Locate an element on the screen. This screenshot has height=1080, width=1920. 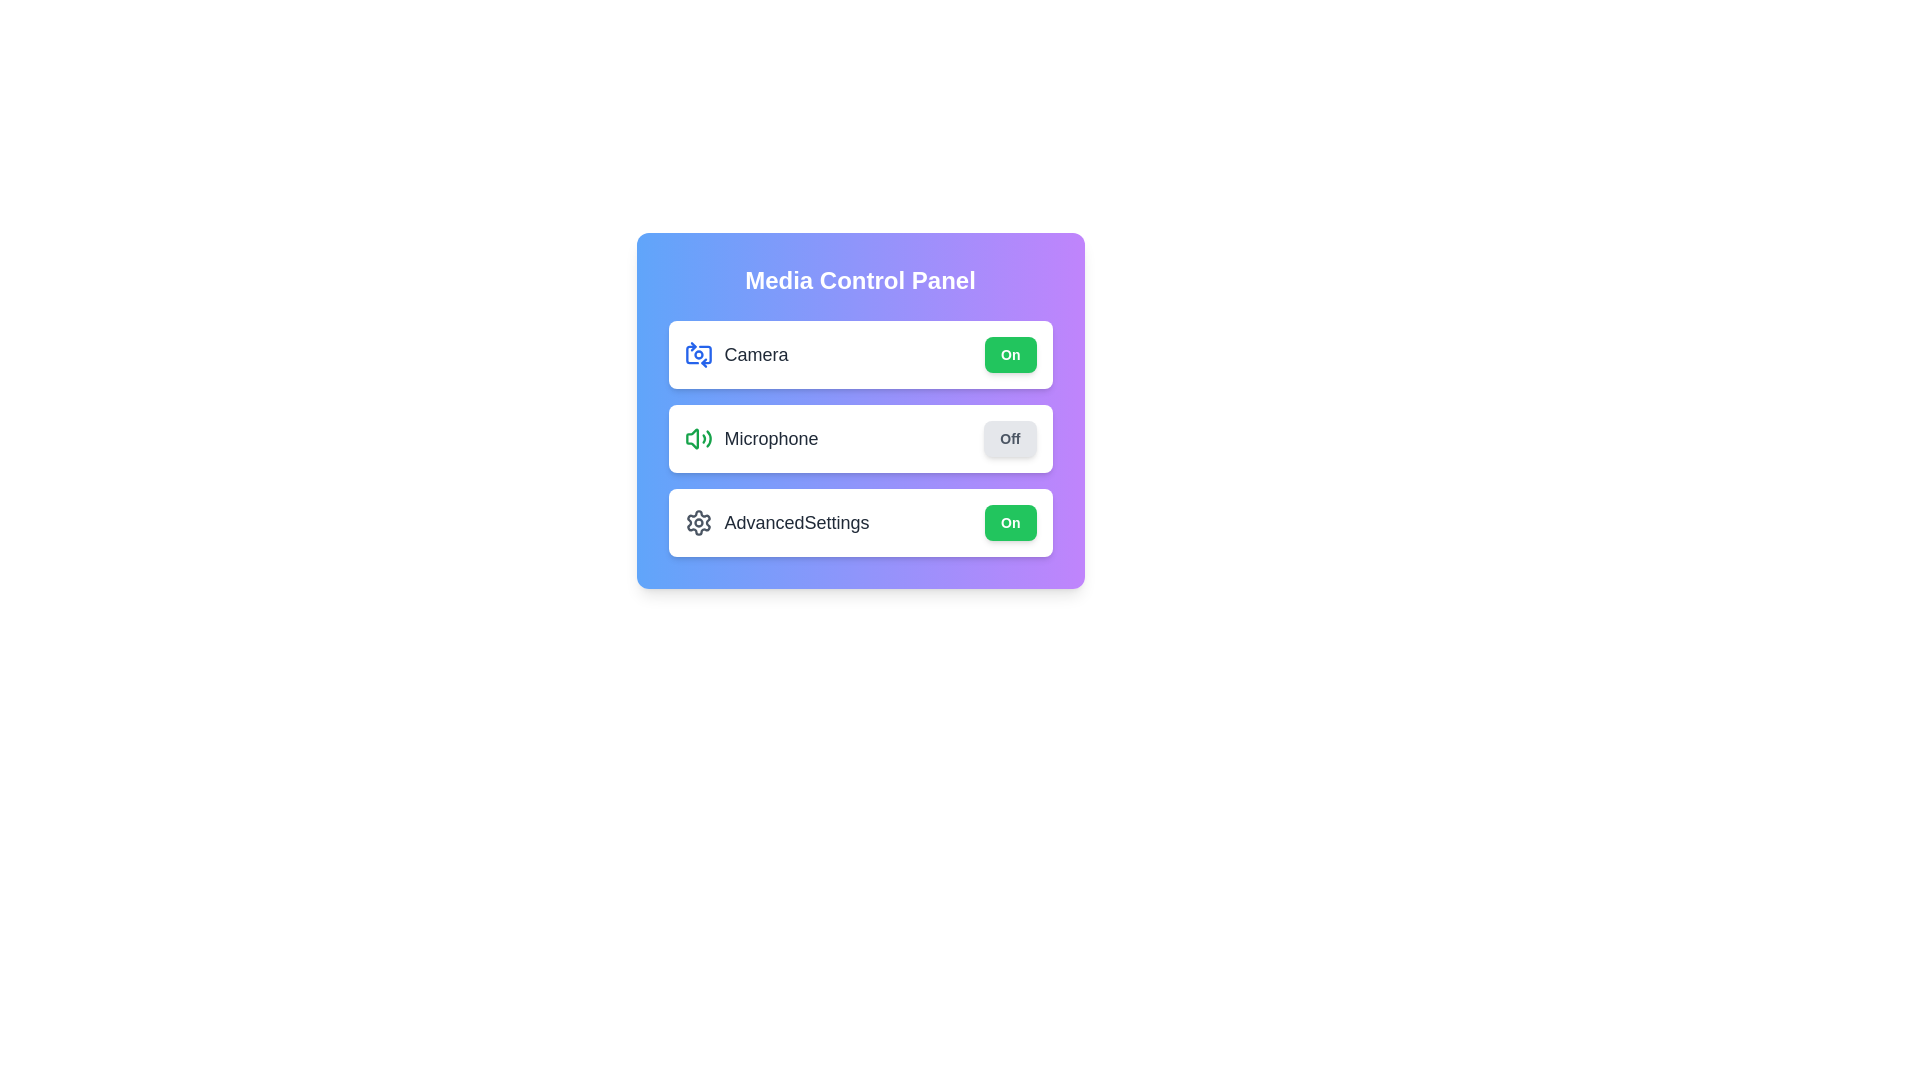
the icons of the controls to inspect their visual representation is located at coordinates (698, 353).